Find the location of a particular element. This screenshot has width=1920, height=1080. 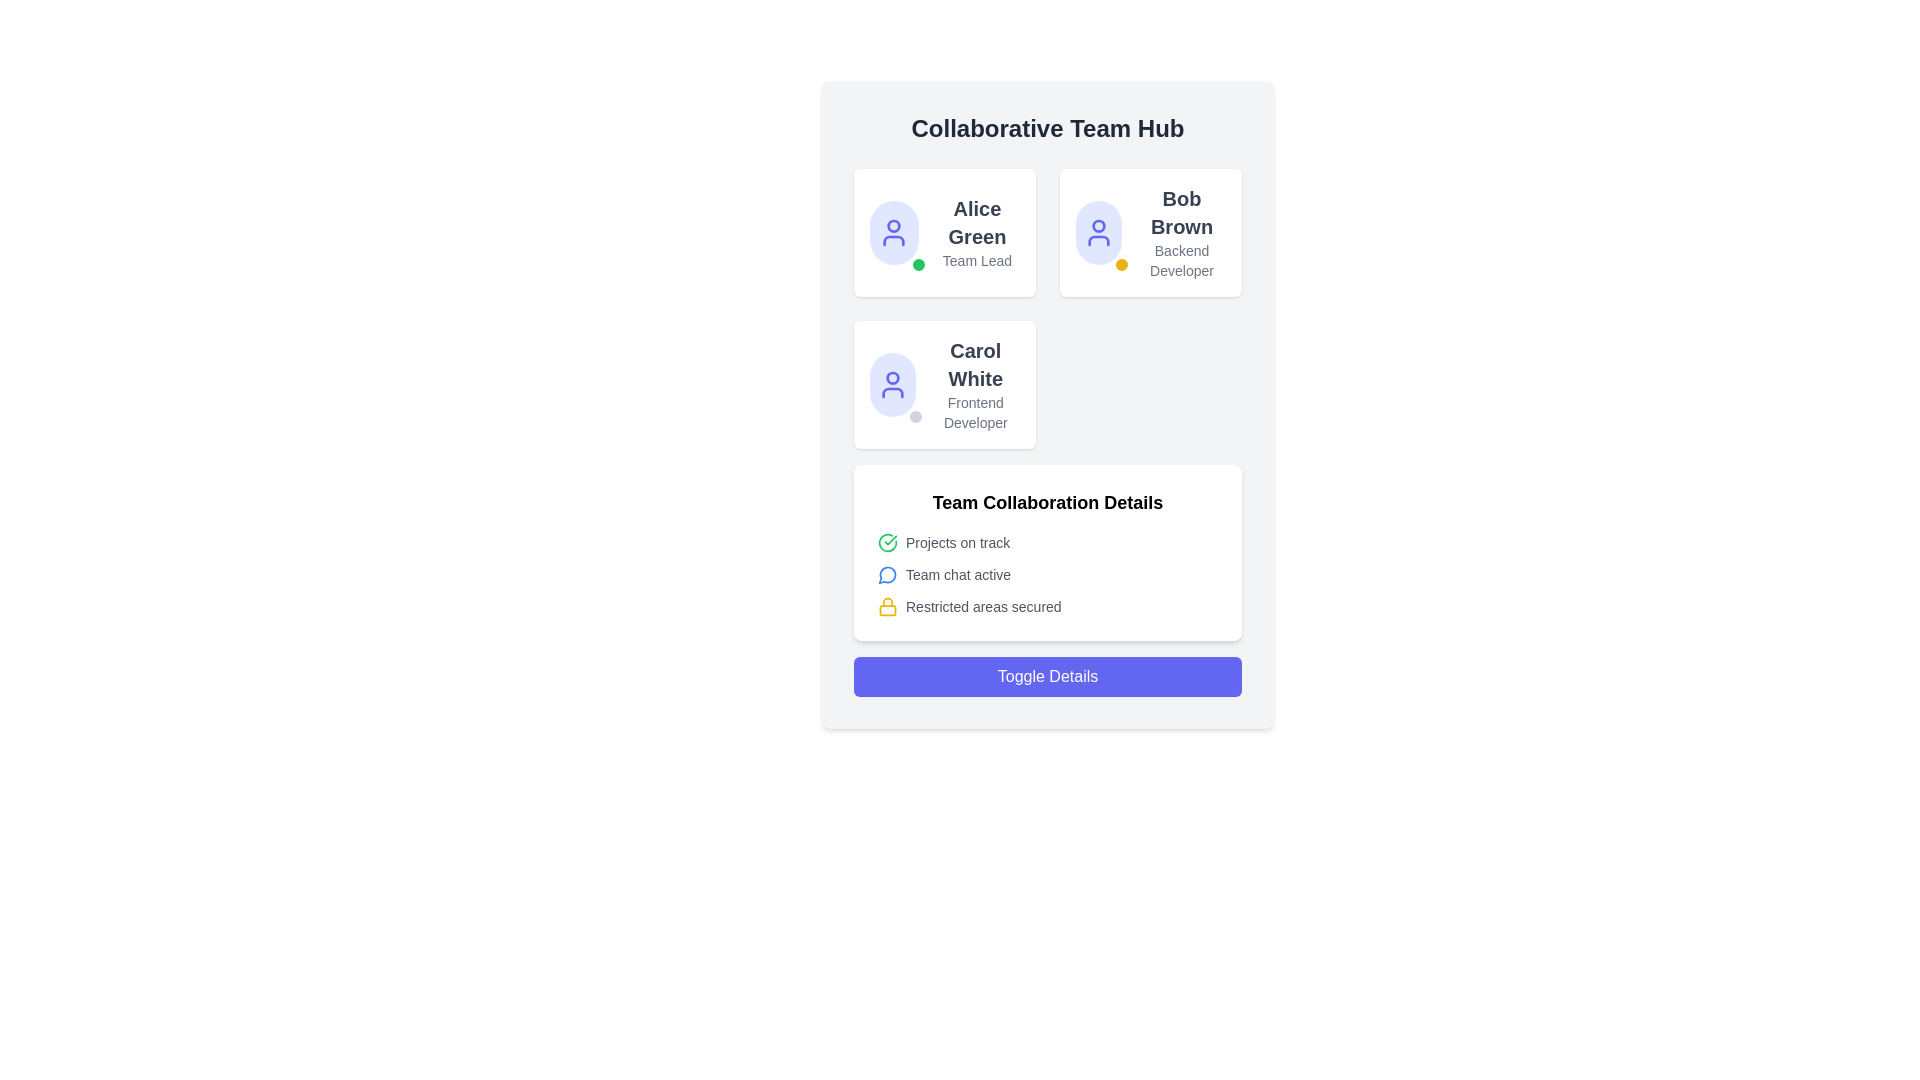

the text component displaying 'Carol White', which is styled in bold and larger font, located at the center of the profile card in the second row, first column of the 'Collaborative Team Hub' section is located at coordinates (975, 365).